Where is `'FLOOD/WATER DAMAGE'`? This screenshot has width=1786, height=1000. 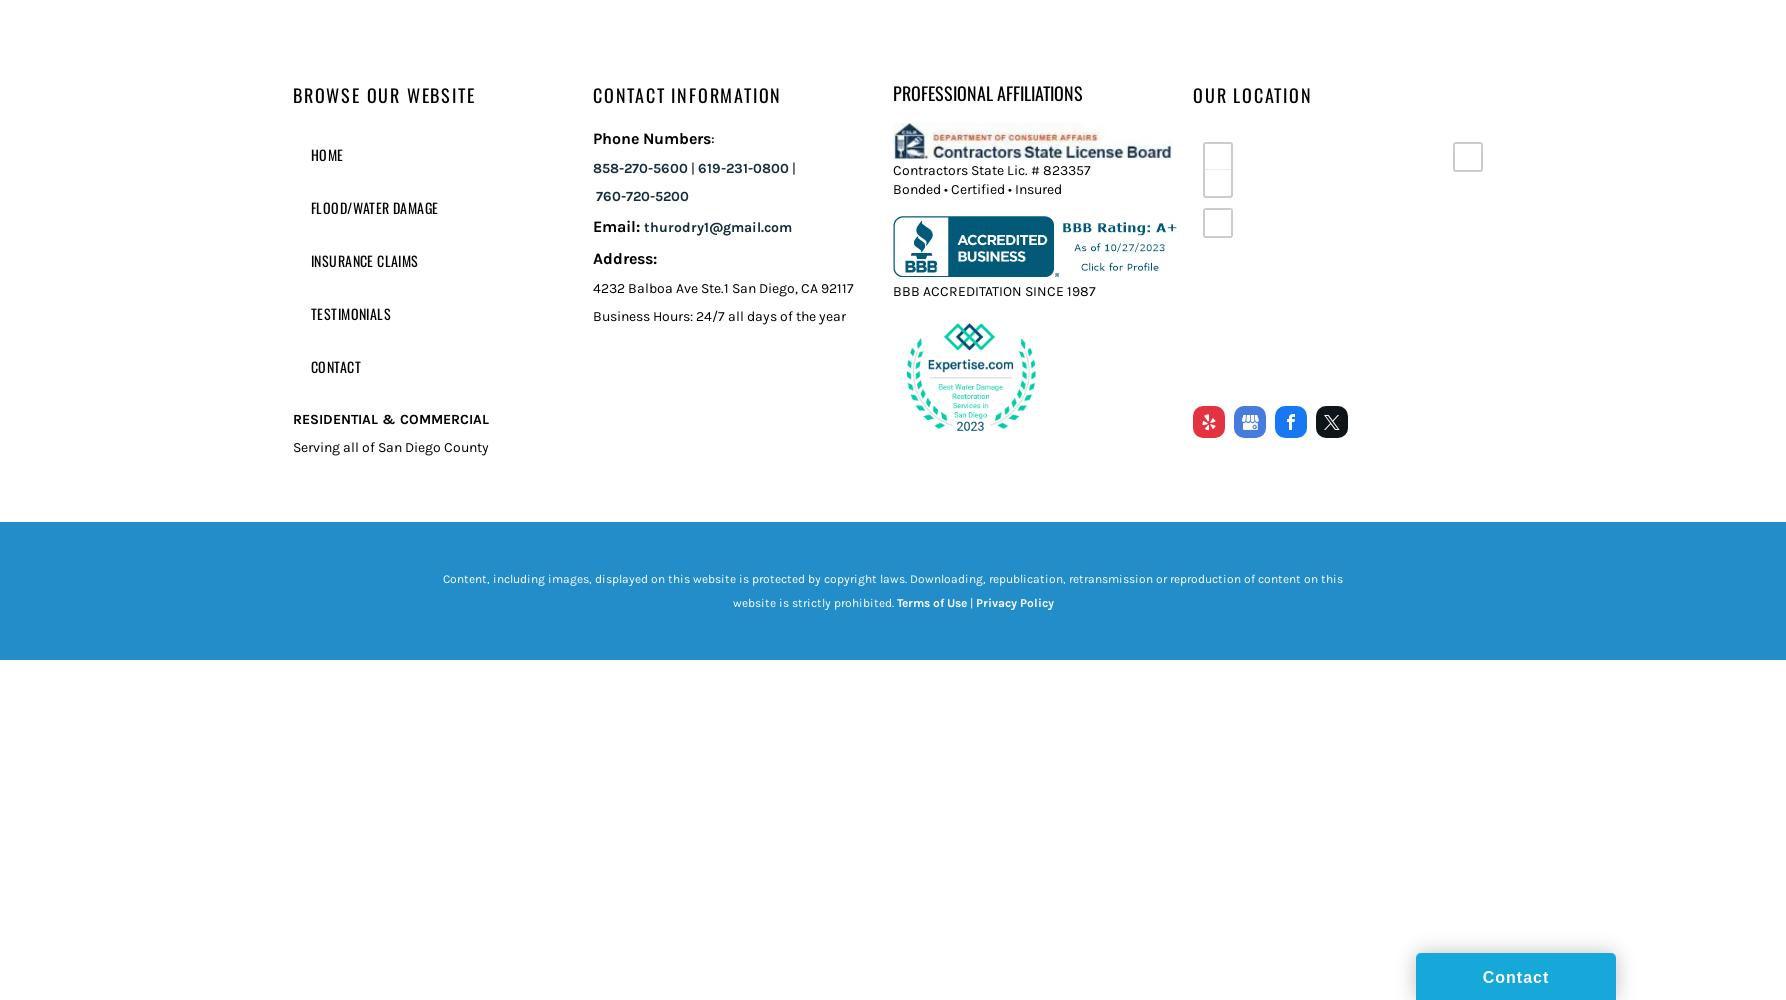
'FLOOD/WATER DAMAGE' is located at coordinates (310, 206).